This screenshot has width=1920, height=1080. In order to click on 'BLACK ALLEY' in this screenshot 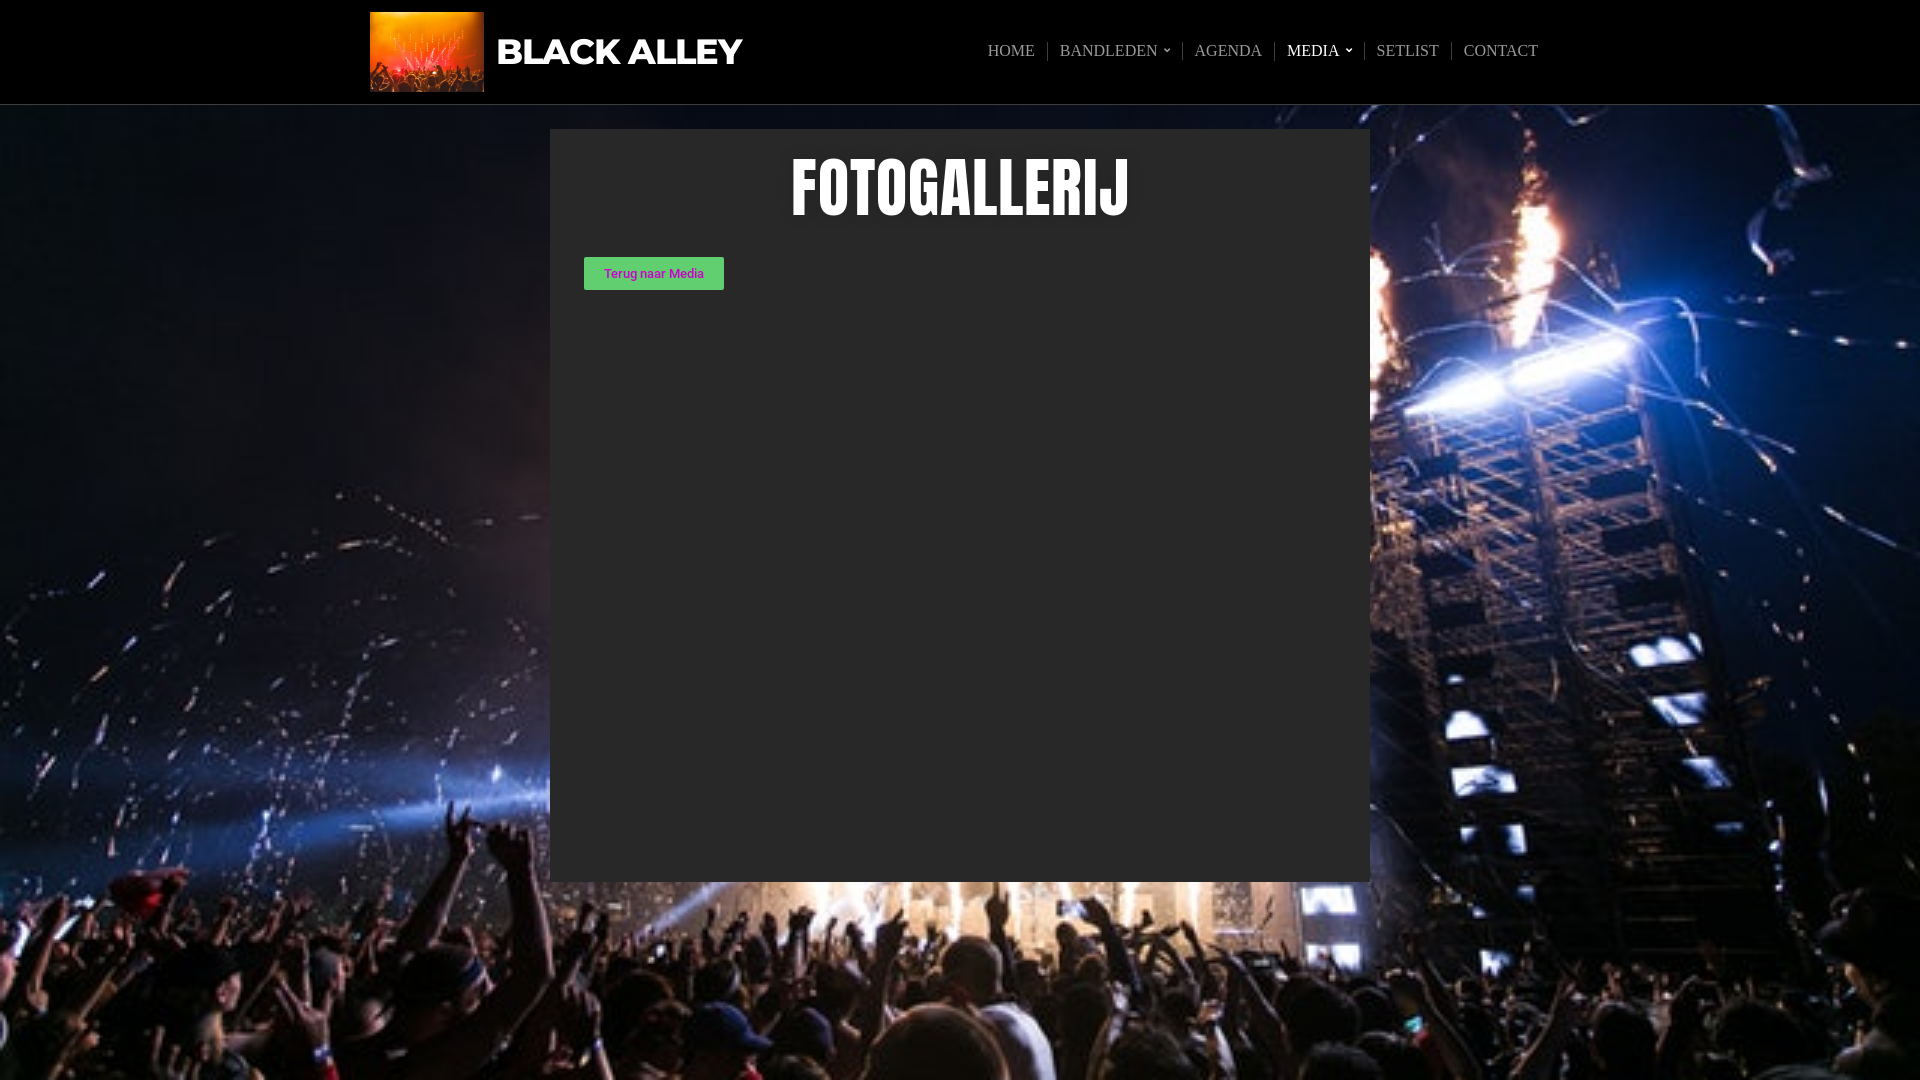, I will do `click(617, 51)`.